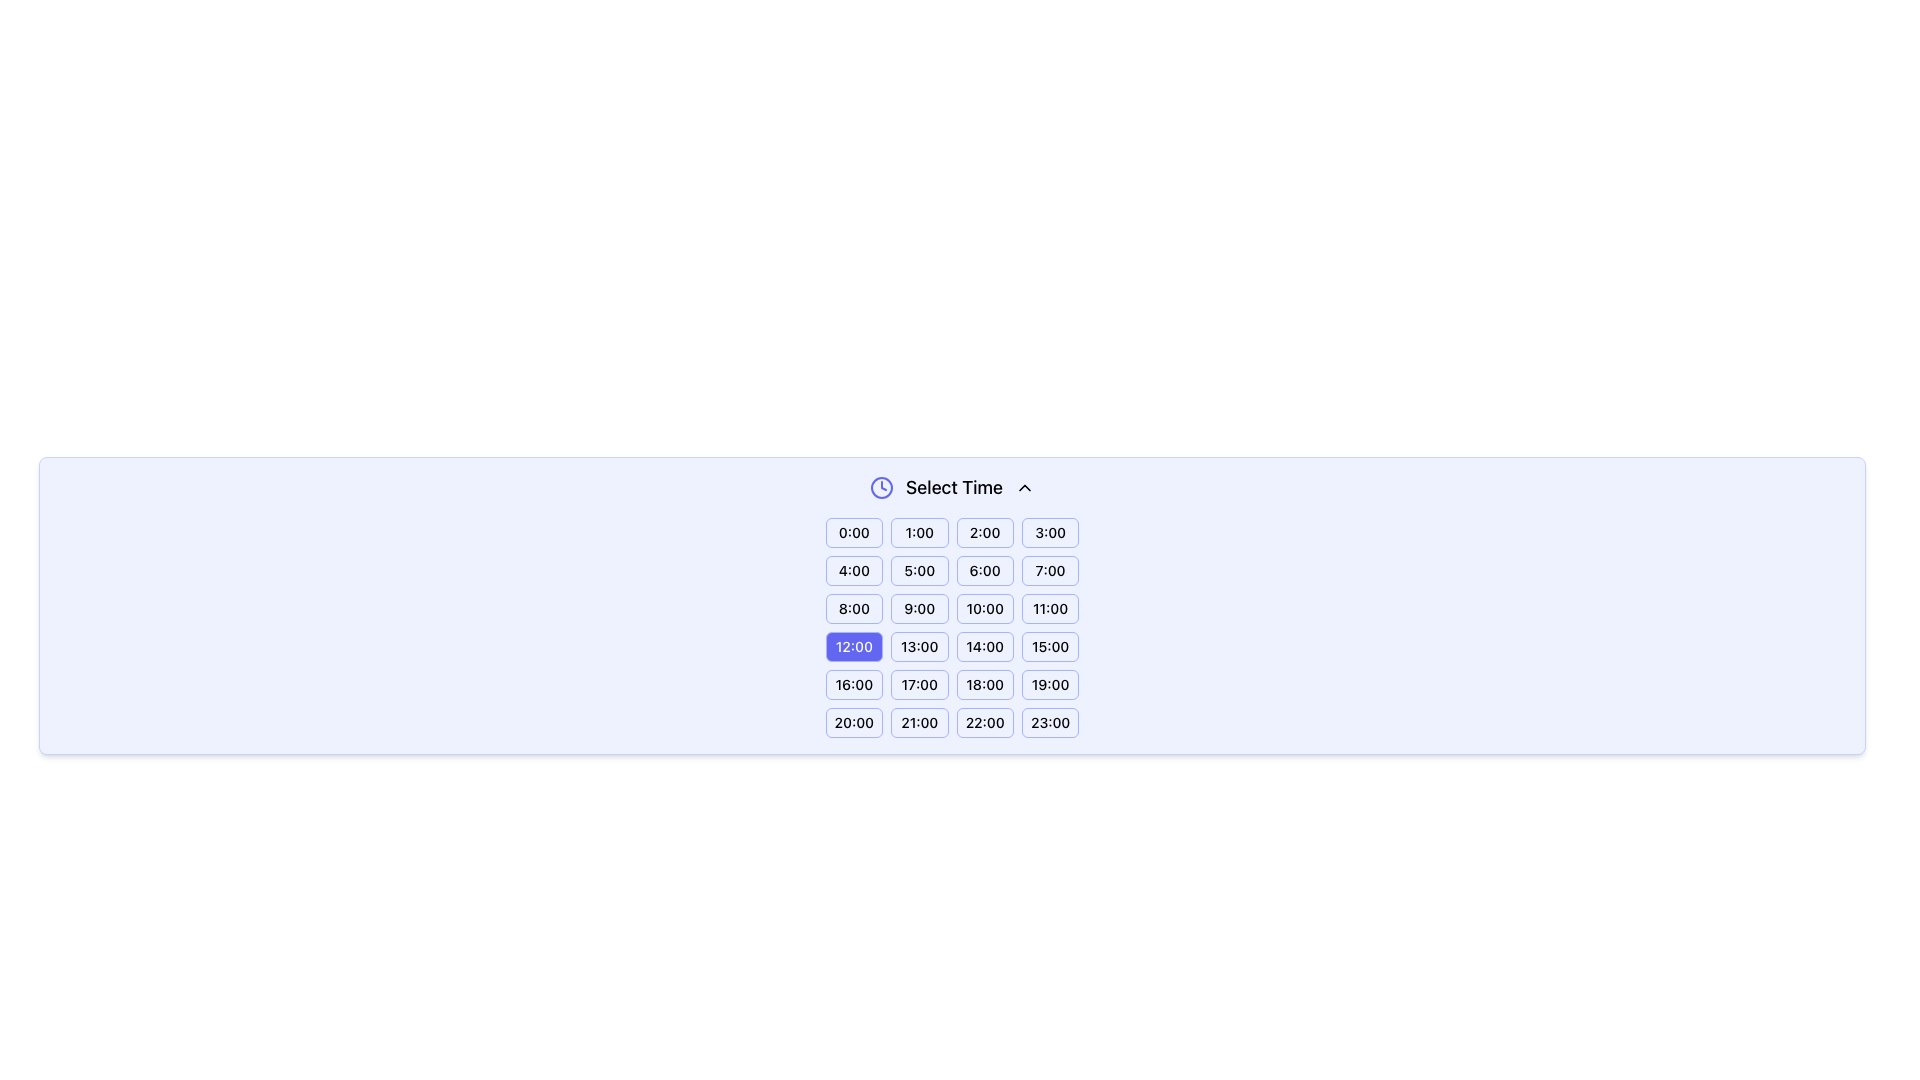  Describe the element at coordinates (854, 608) in the screenshot. I see `the rectangular button with rounded corners labeled '8:00' located in the third row, first column of the time grid below 'Select Time'` at that location.